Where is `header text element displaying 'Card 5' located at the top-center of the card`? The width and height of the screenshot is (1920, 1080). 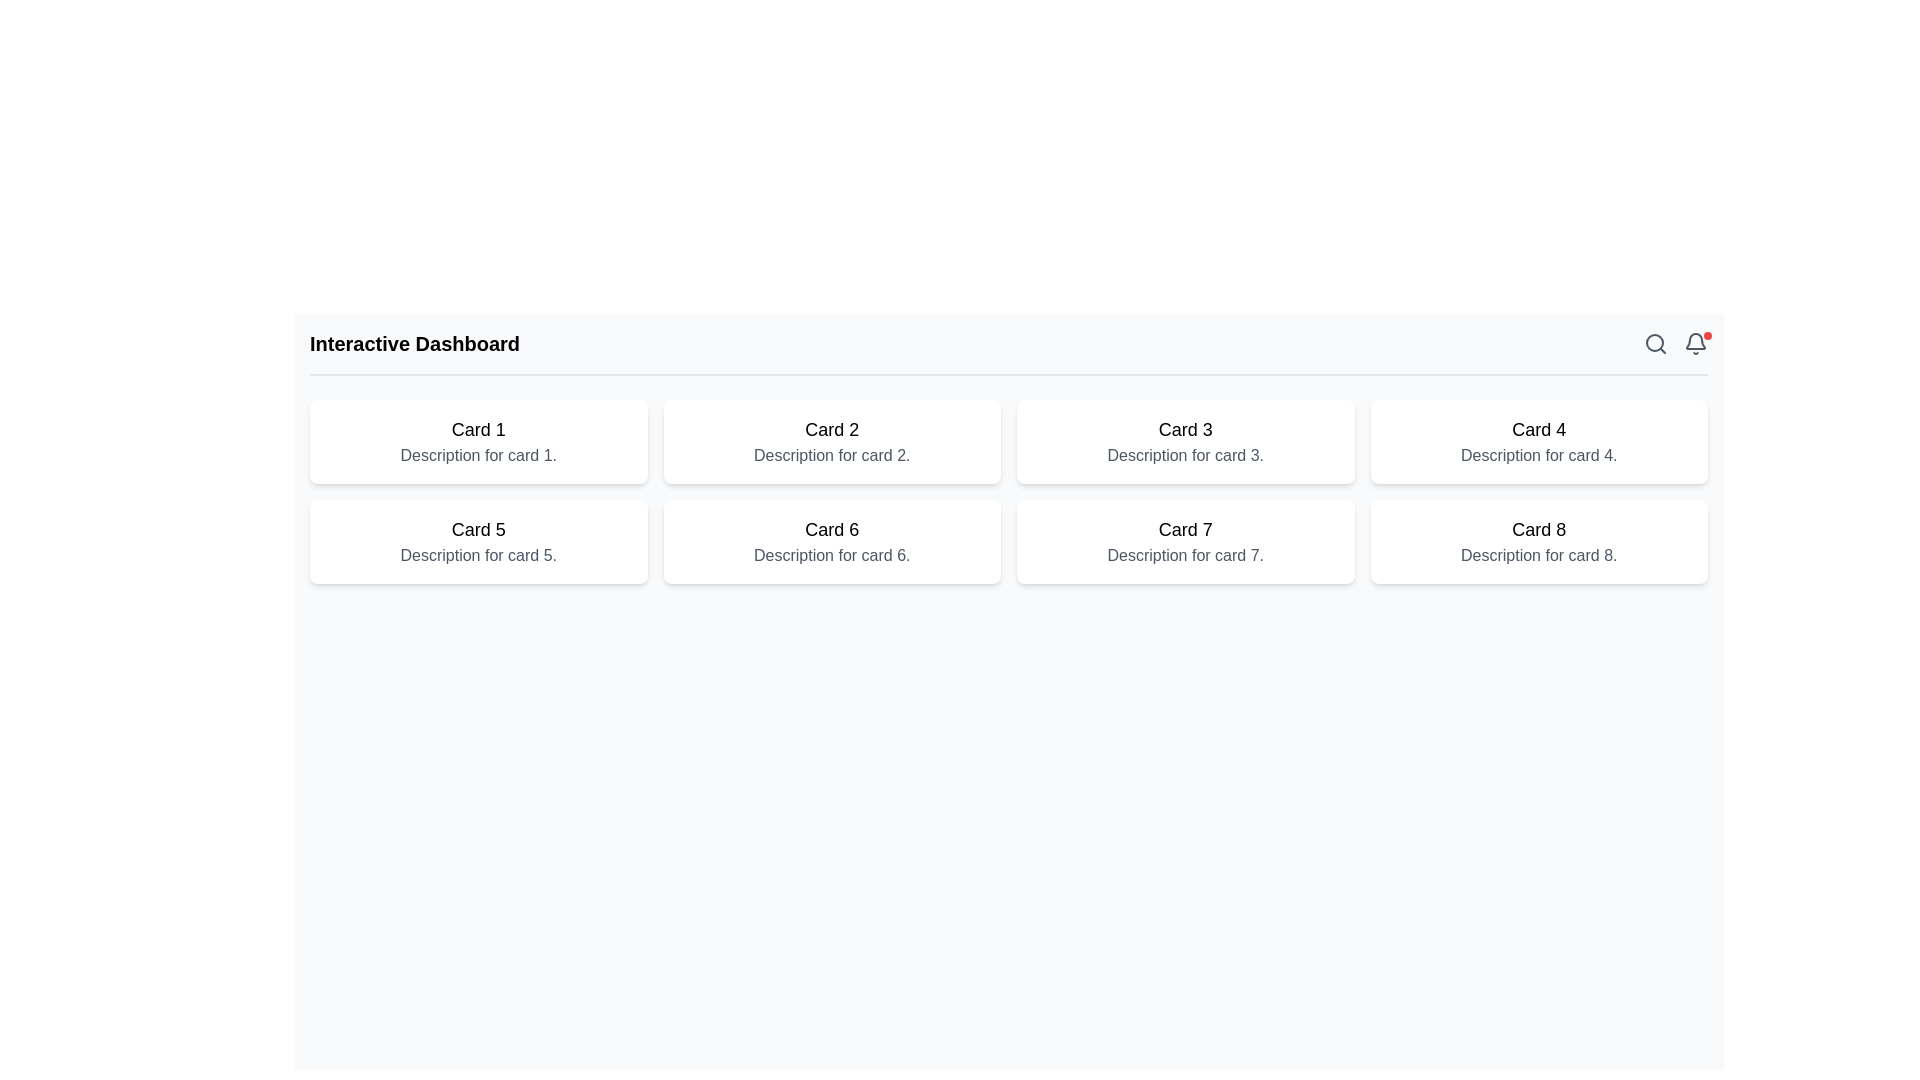
header text element displaying 'Card 5' located at the top-center of the card is located at coordinates (477, 528).